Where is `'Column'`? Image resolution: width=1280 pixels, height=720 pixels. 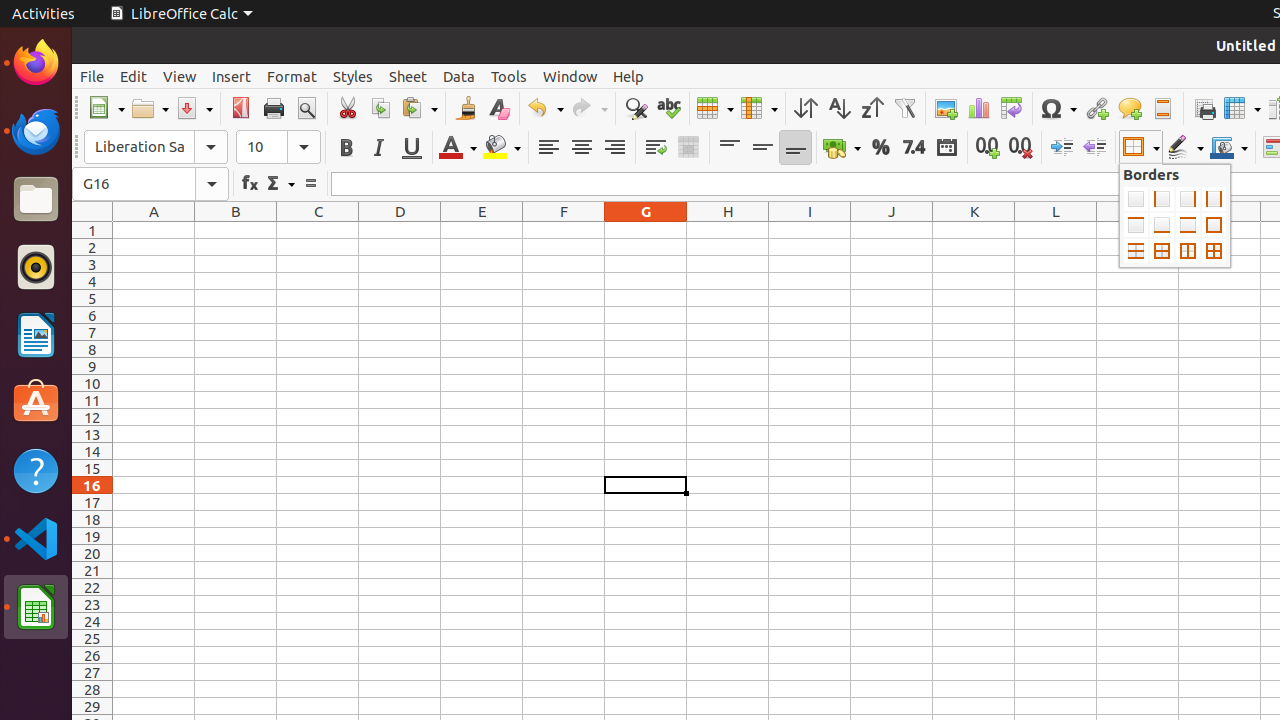 'Column' is located at coordinates (758, 108).